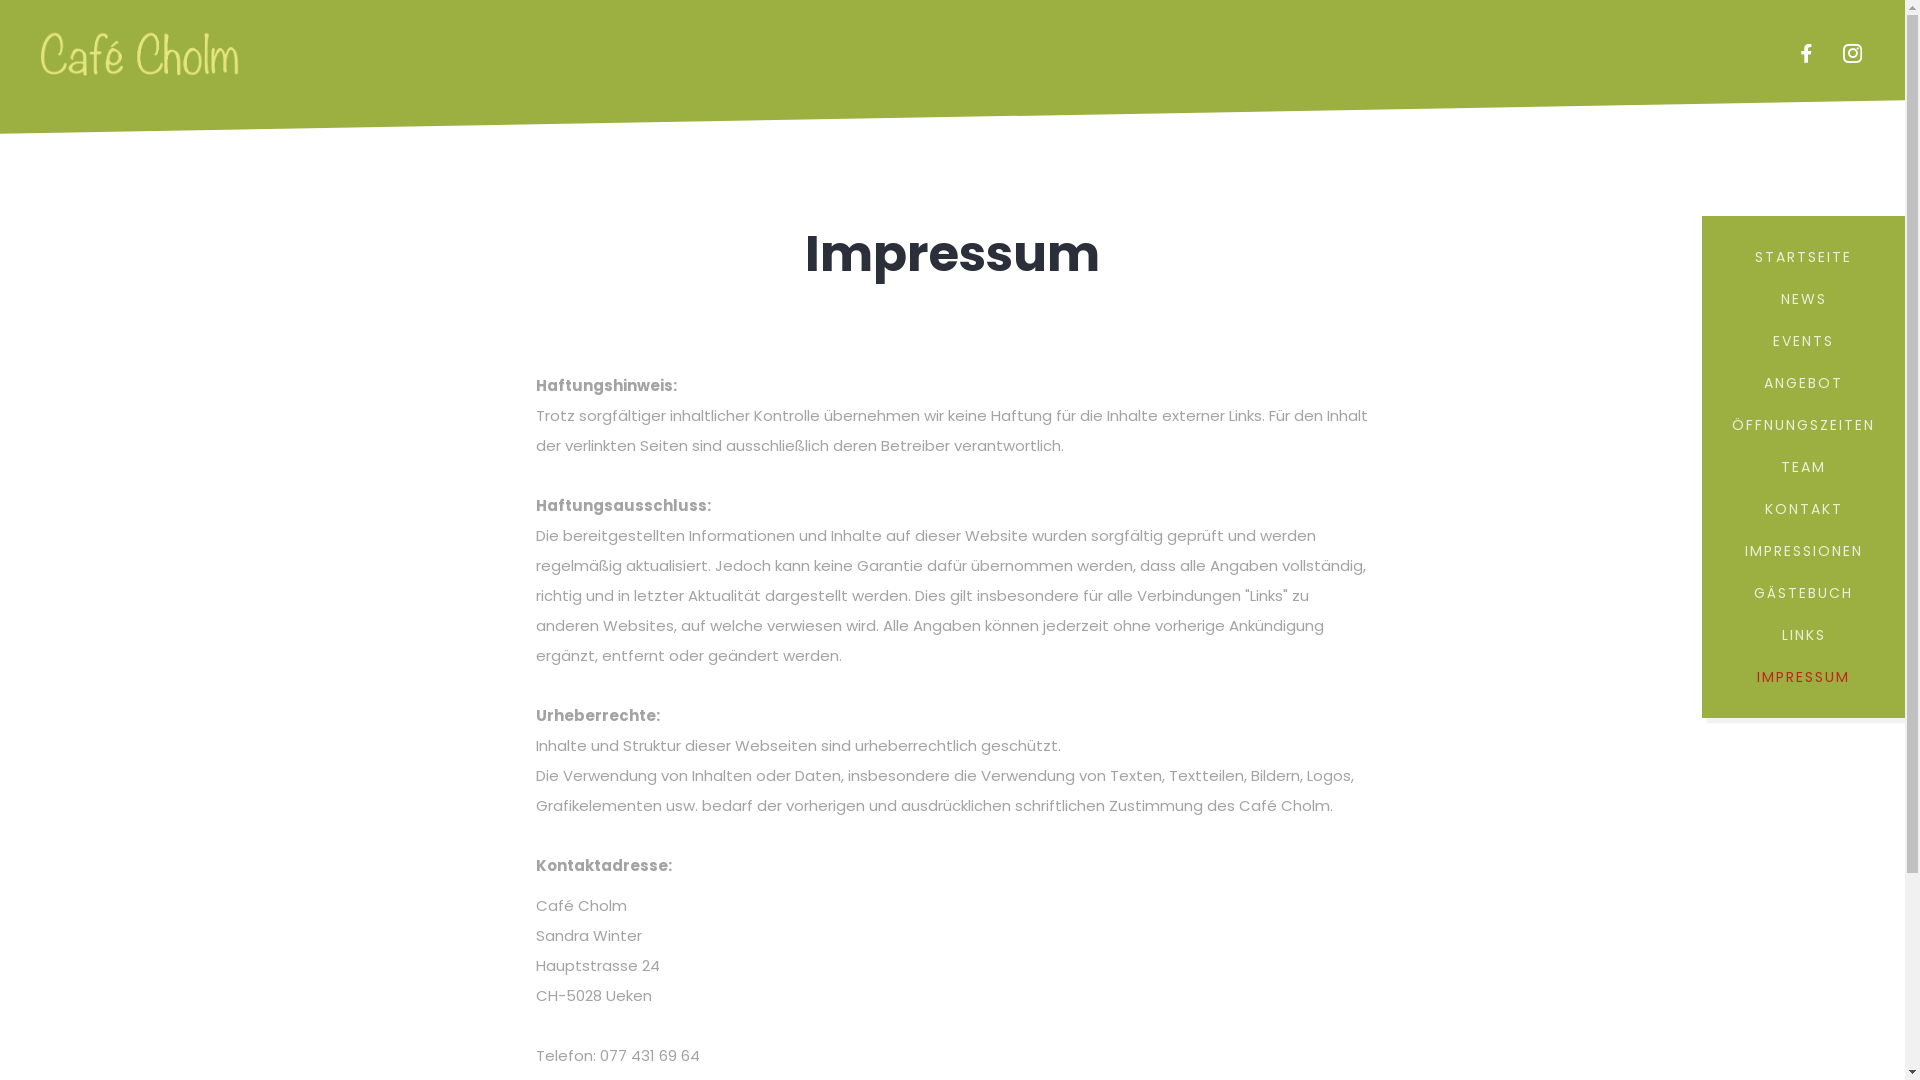 The image size is (1920, 1080). What do you see at coordinates (1803, 635) in the screenshot?
I see `'LINKS'` at bounding box center [1803, 635].